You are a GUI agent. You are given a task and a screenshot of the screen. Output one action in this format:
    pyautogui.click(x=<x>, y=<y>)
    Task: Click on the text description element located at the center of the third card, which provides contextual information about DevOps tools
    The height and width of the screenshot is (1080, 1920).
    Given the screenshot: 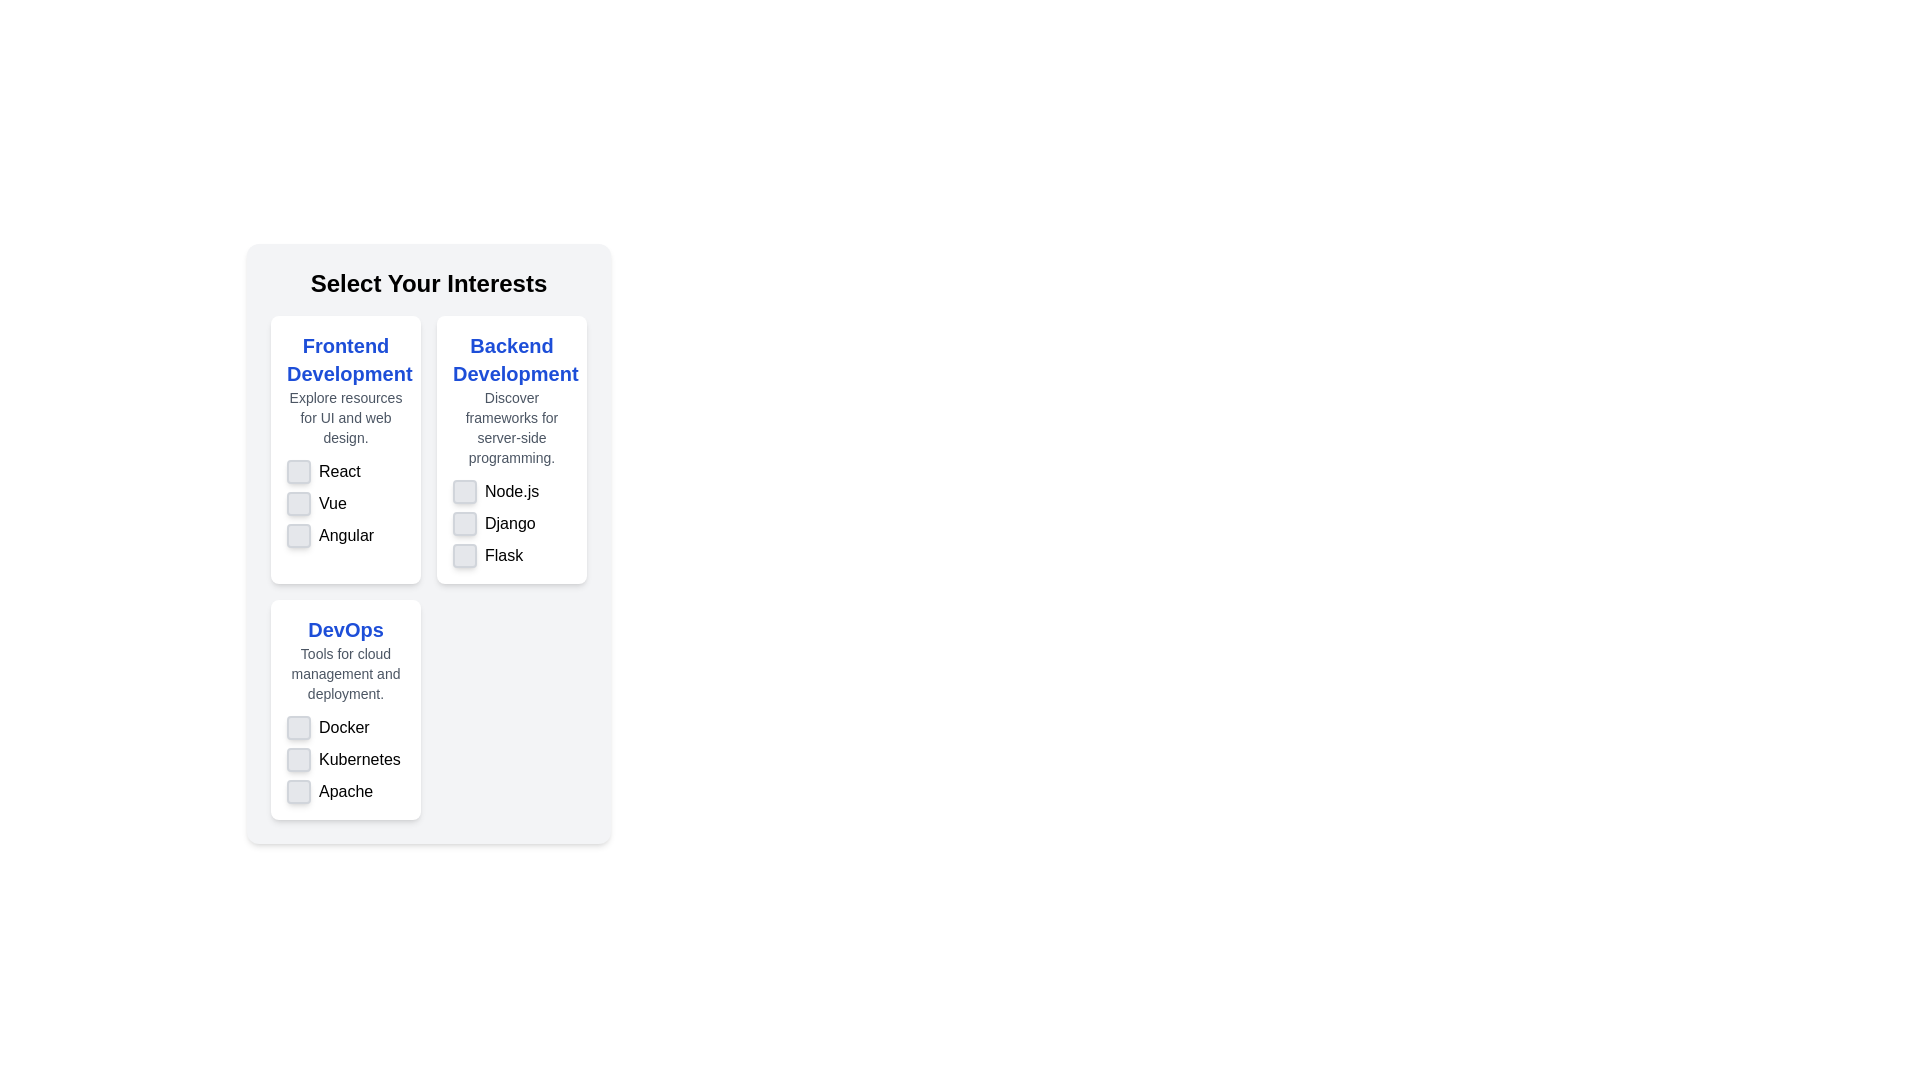 What is the action you would take?
    pyautogui.click(x=345, y=659)
    